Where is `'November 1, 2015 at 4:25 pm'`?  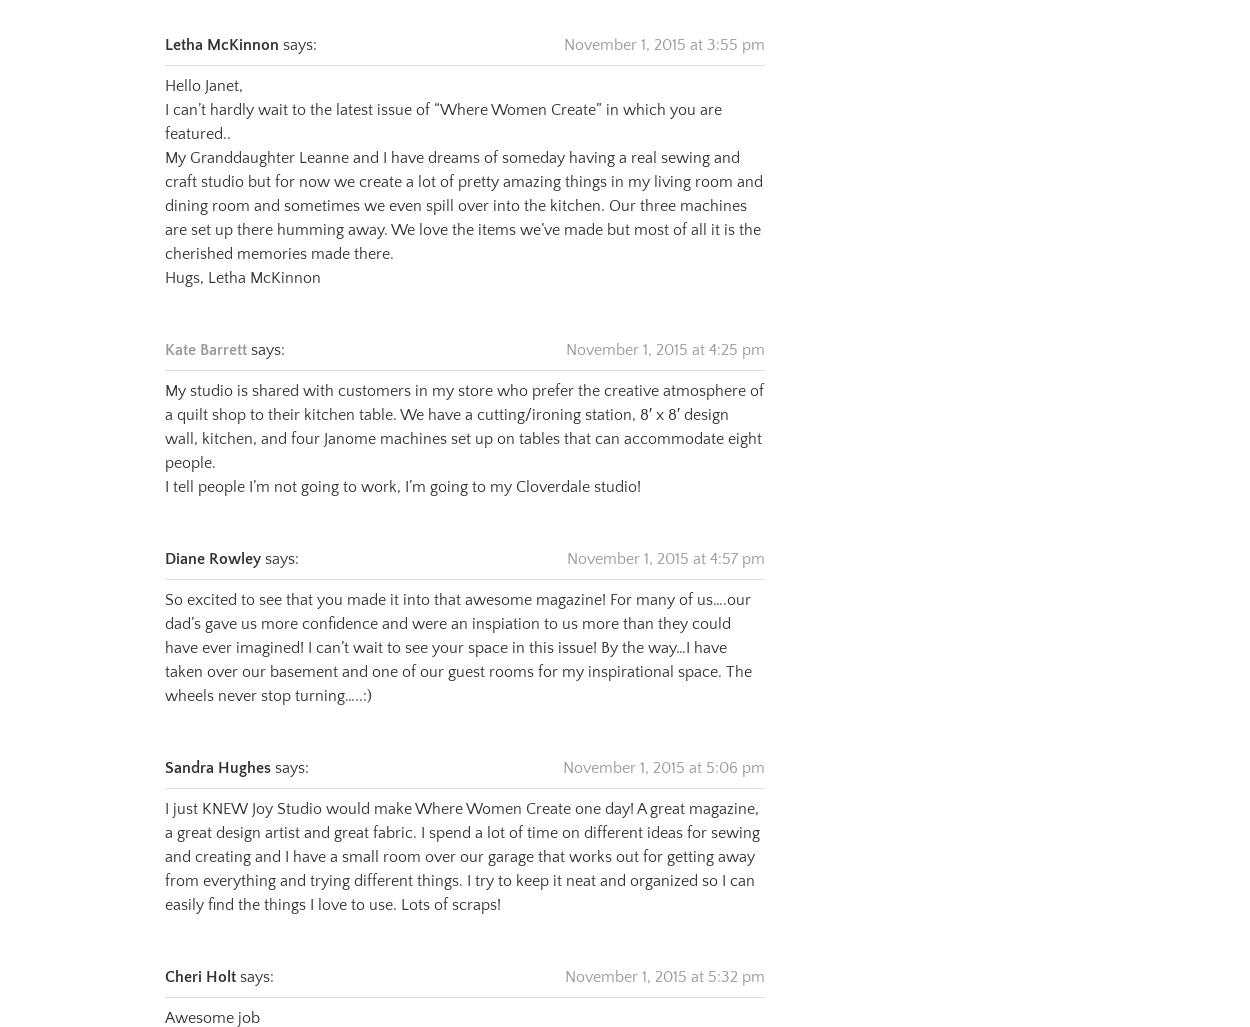
'November 1, 2015 at 4:25 pm' is located at coordinates (665, 324).